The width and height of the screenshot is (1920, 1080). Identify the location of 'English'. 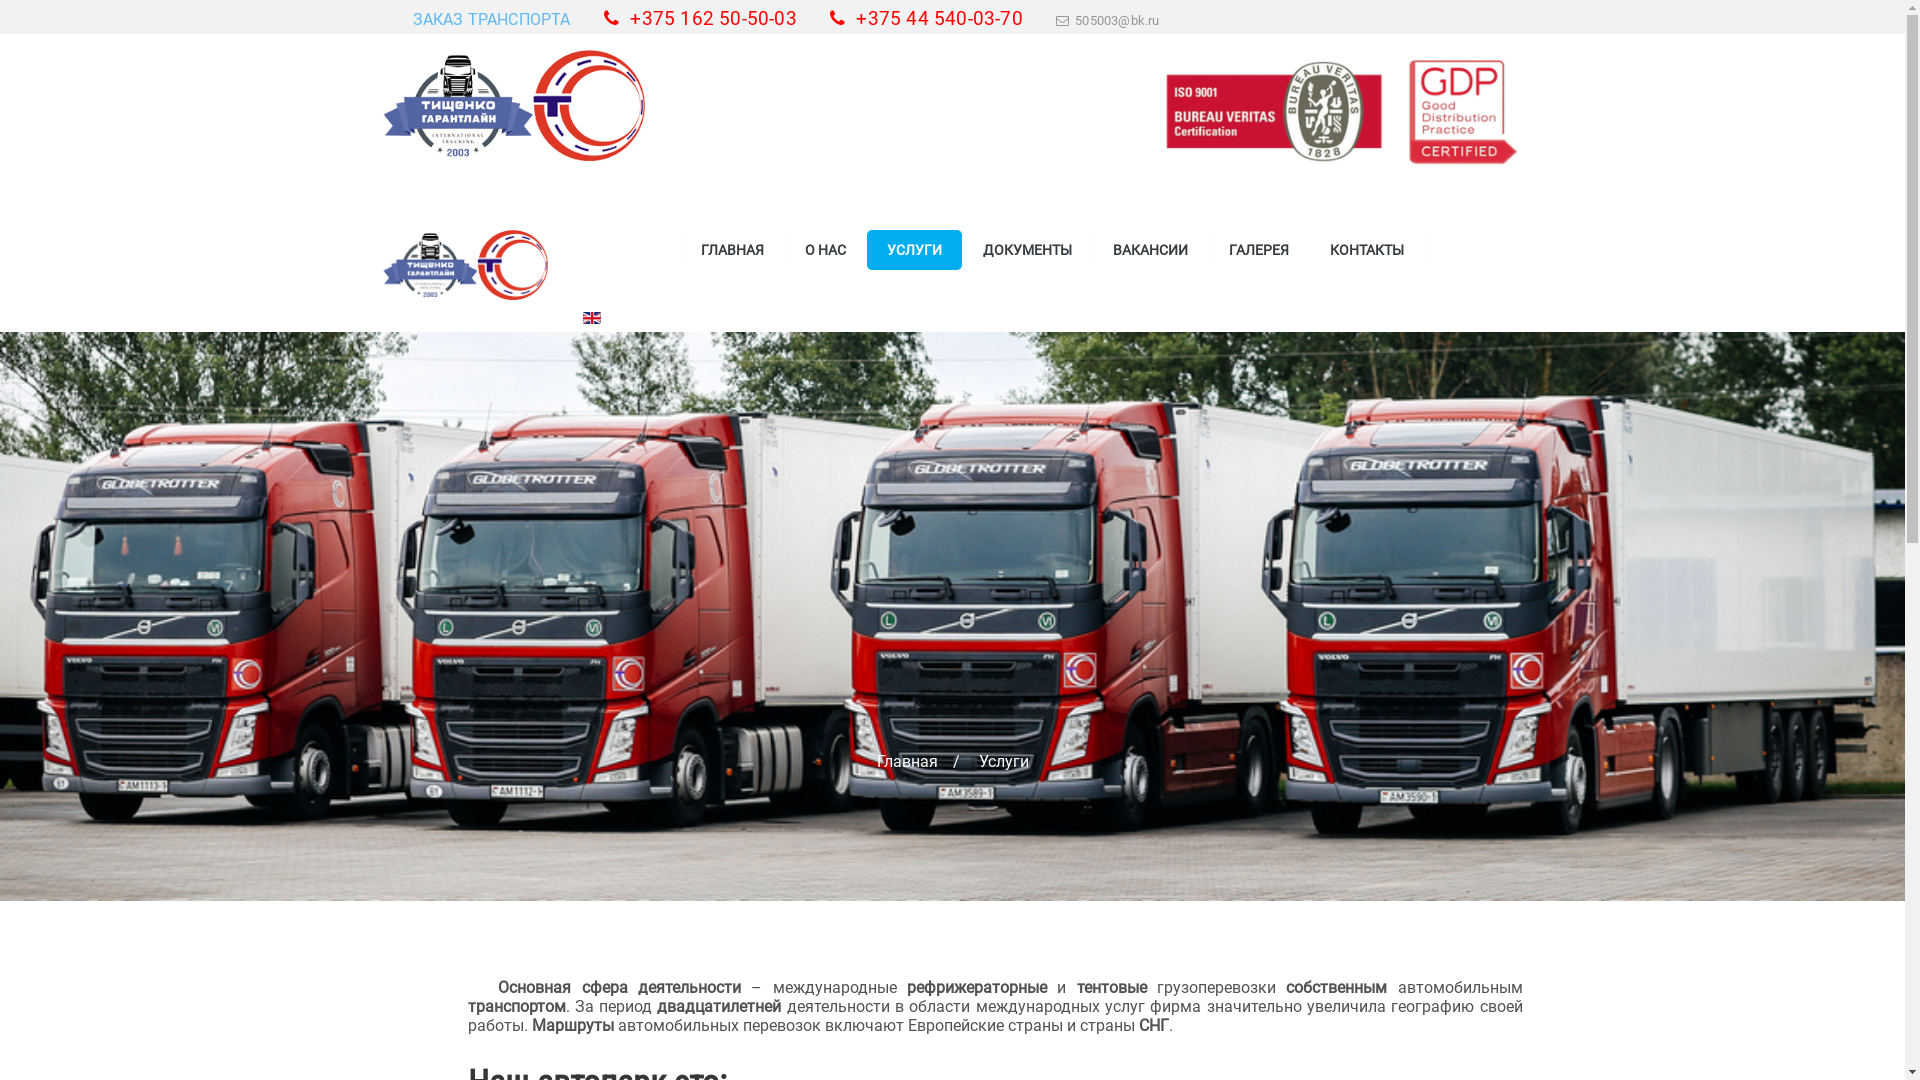
(589, 316).